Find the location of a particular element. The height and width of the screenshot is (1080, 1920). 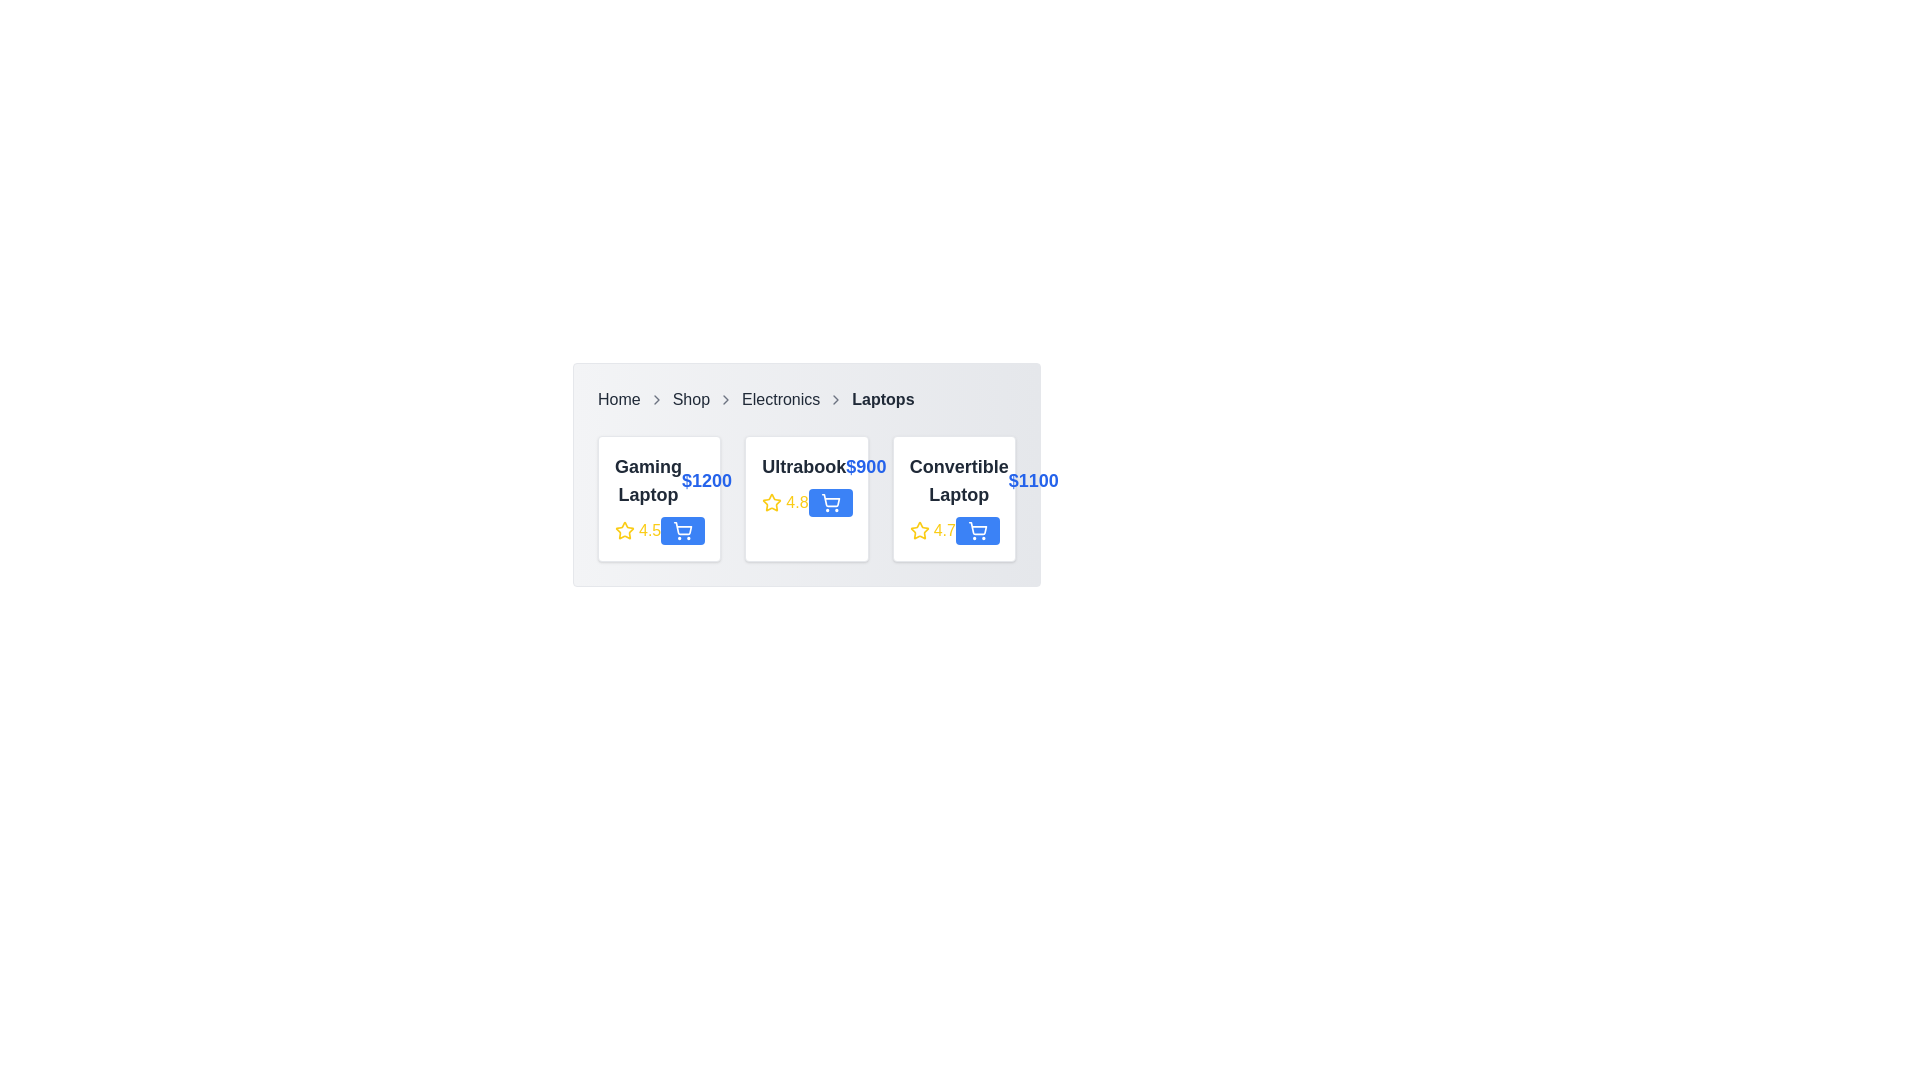

the text label displaying the number '4.8' in yellow font, located next to a star icon in the middle card's rating section is located at coordinates (796, 501).